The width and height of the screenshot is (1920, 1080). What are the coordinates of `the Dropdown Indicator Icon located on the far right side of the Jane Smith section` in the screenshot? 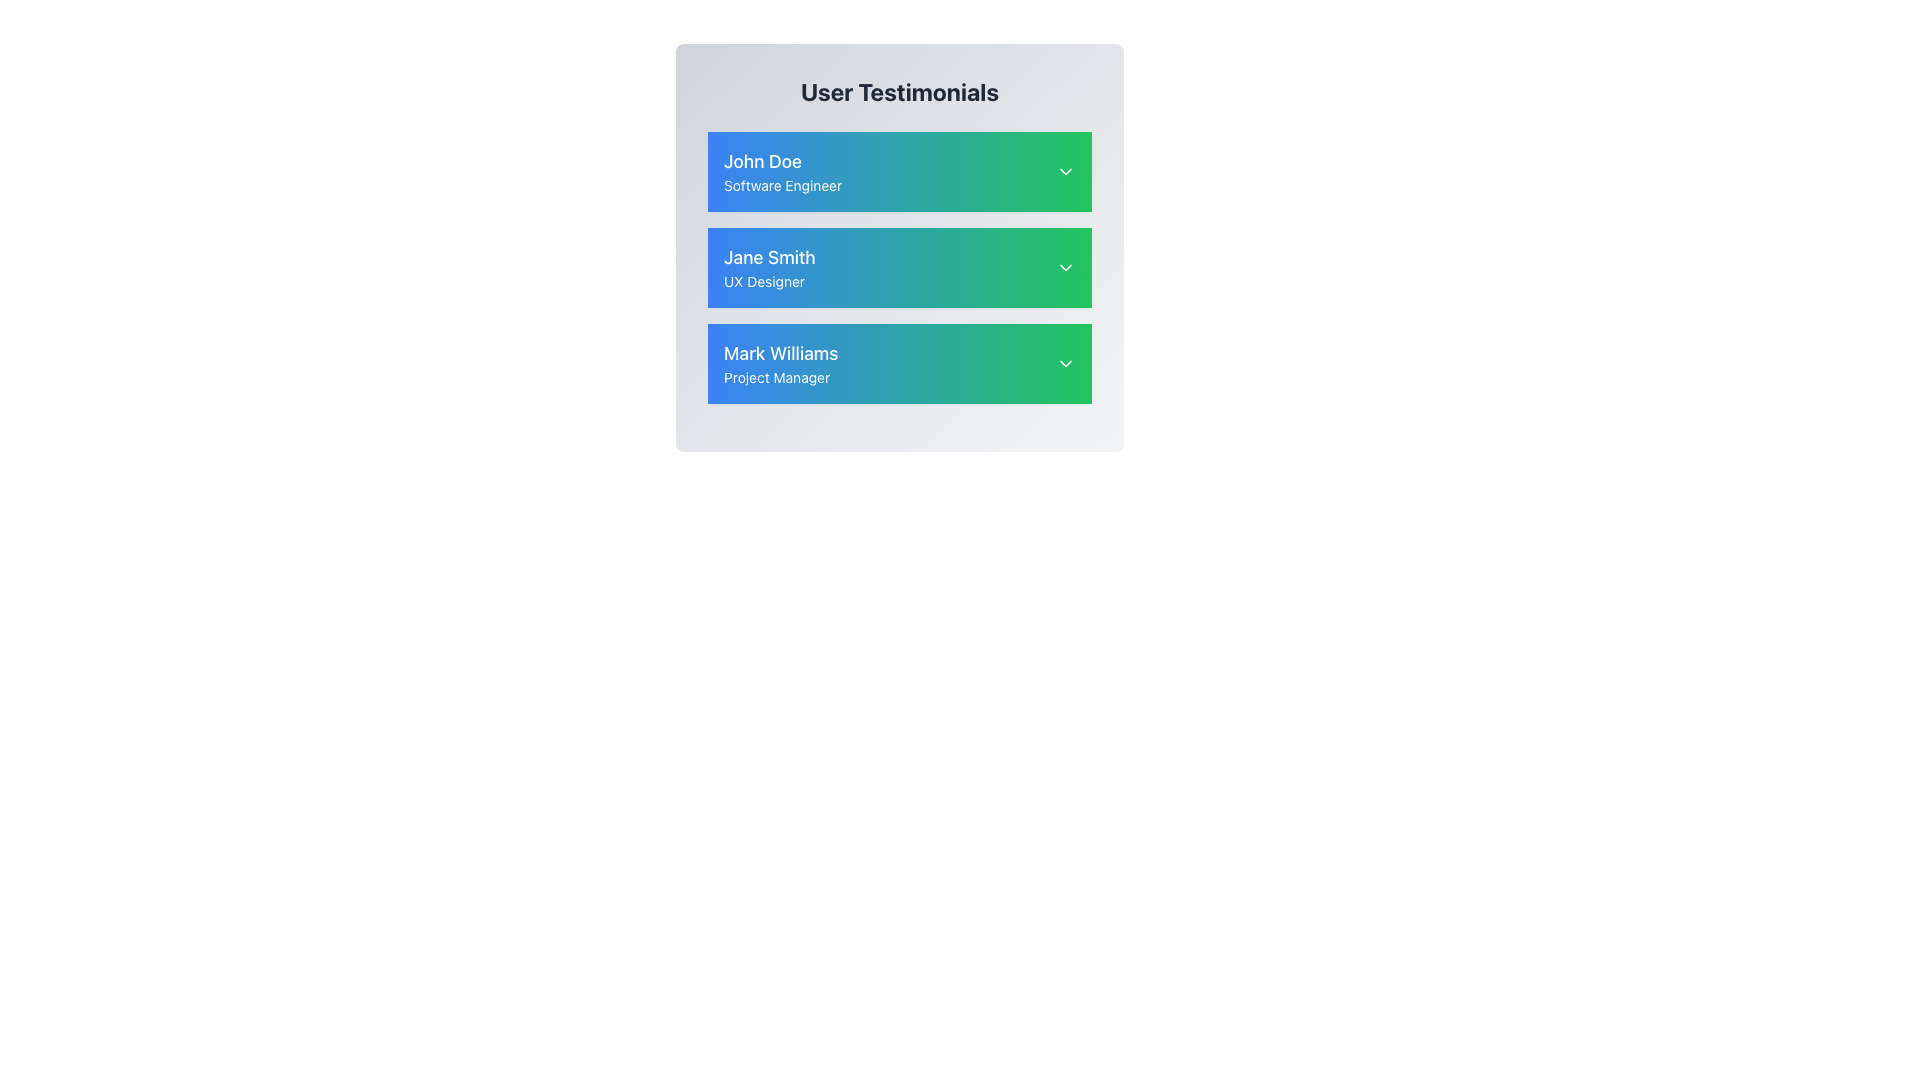 It's located at (1064, 266).